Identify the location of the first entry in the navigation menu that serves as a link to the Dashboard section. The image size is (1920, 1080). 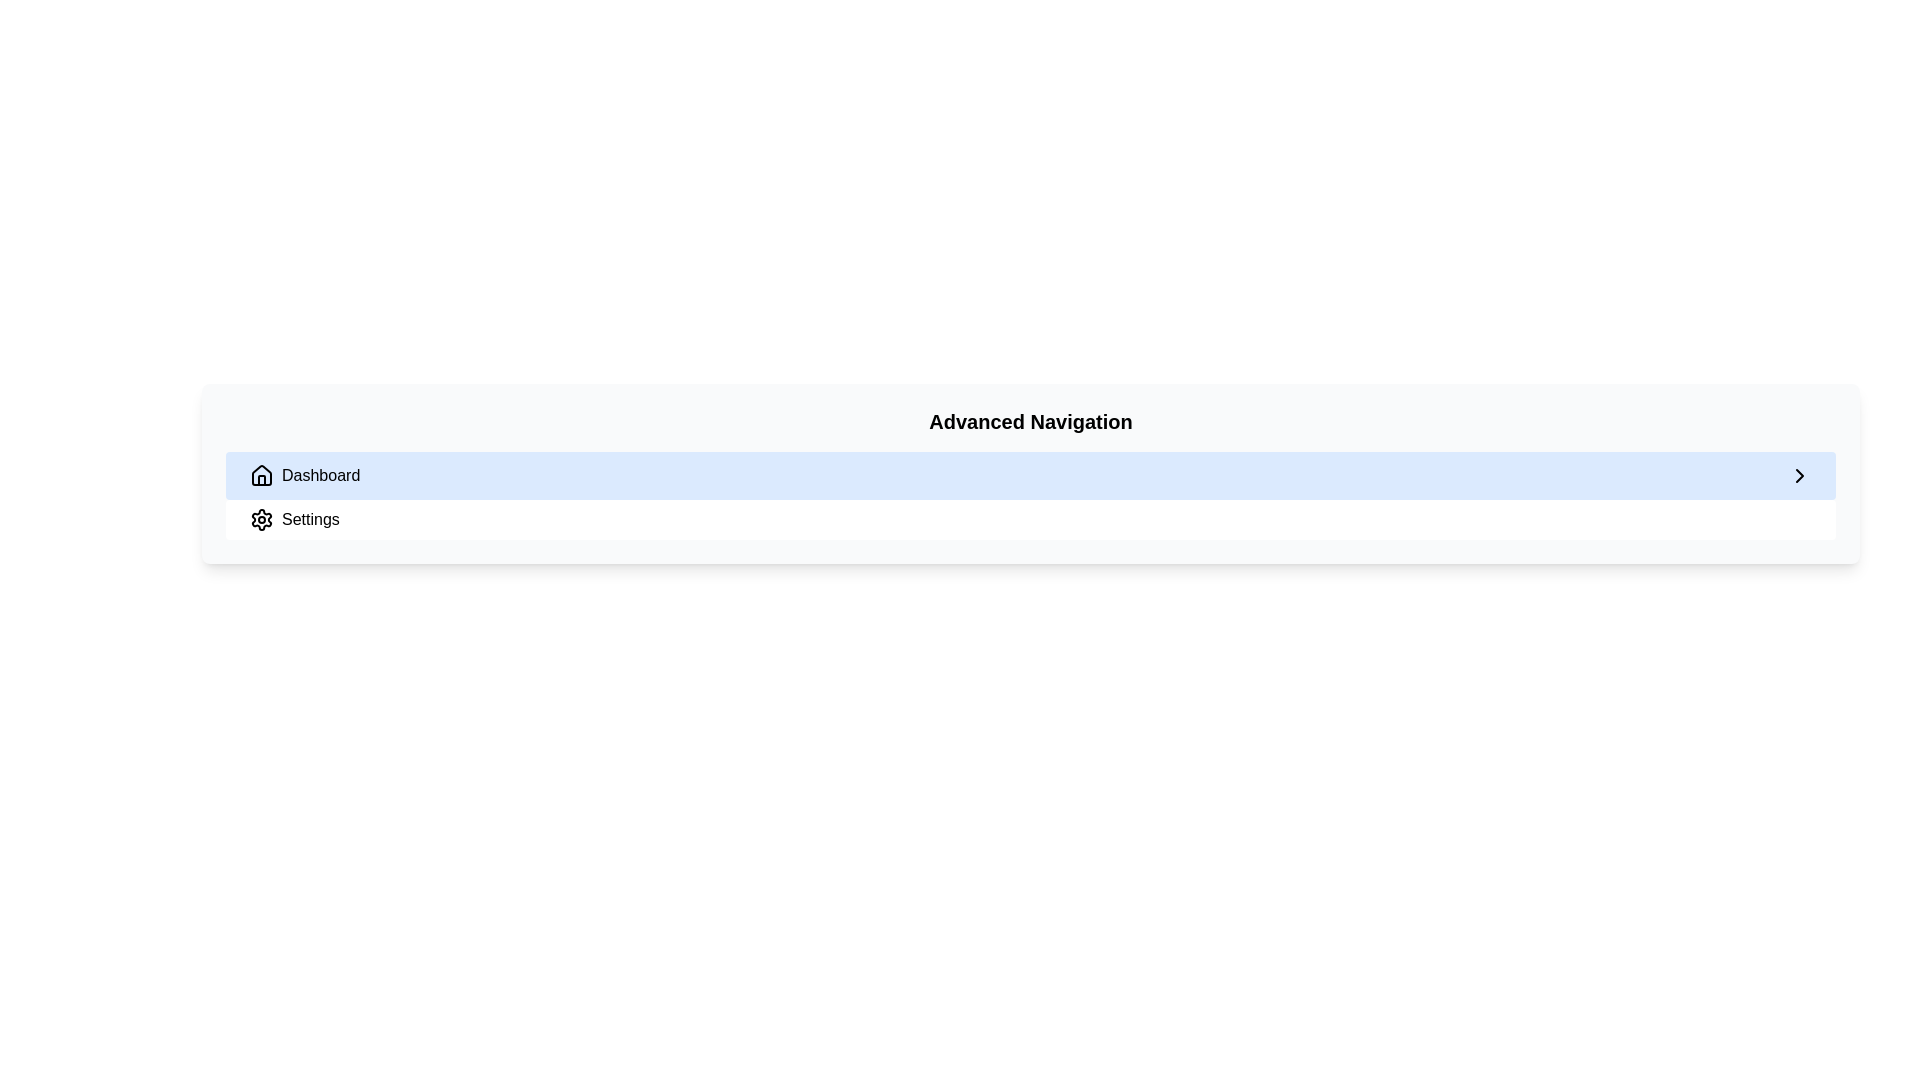
(1031, 475).